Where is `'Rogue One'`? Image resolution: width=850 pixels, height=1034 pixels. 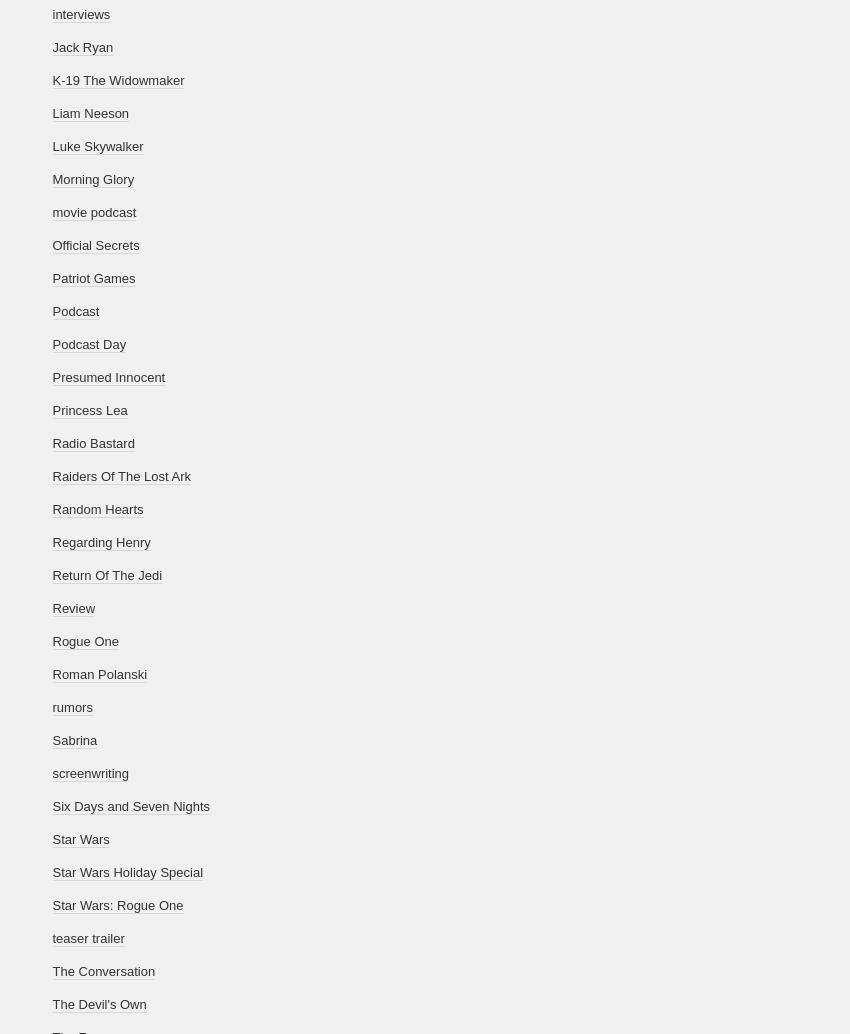
'Rogue One' is located at coordinates (85, 641).